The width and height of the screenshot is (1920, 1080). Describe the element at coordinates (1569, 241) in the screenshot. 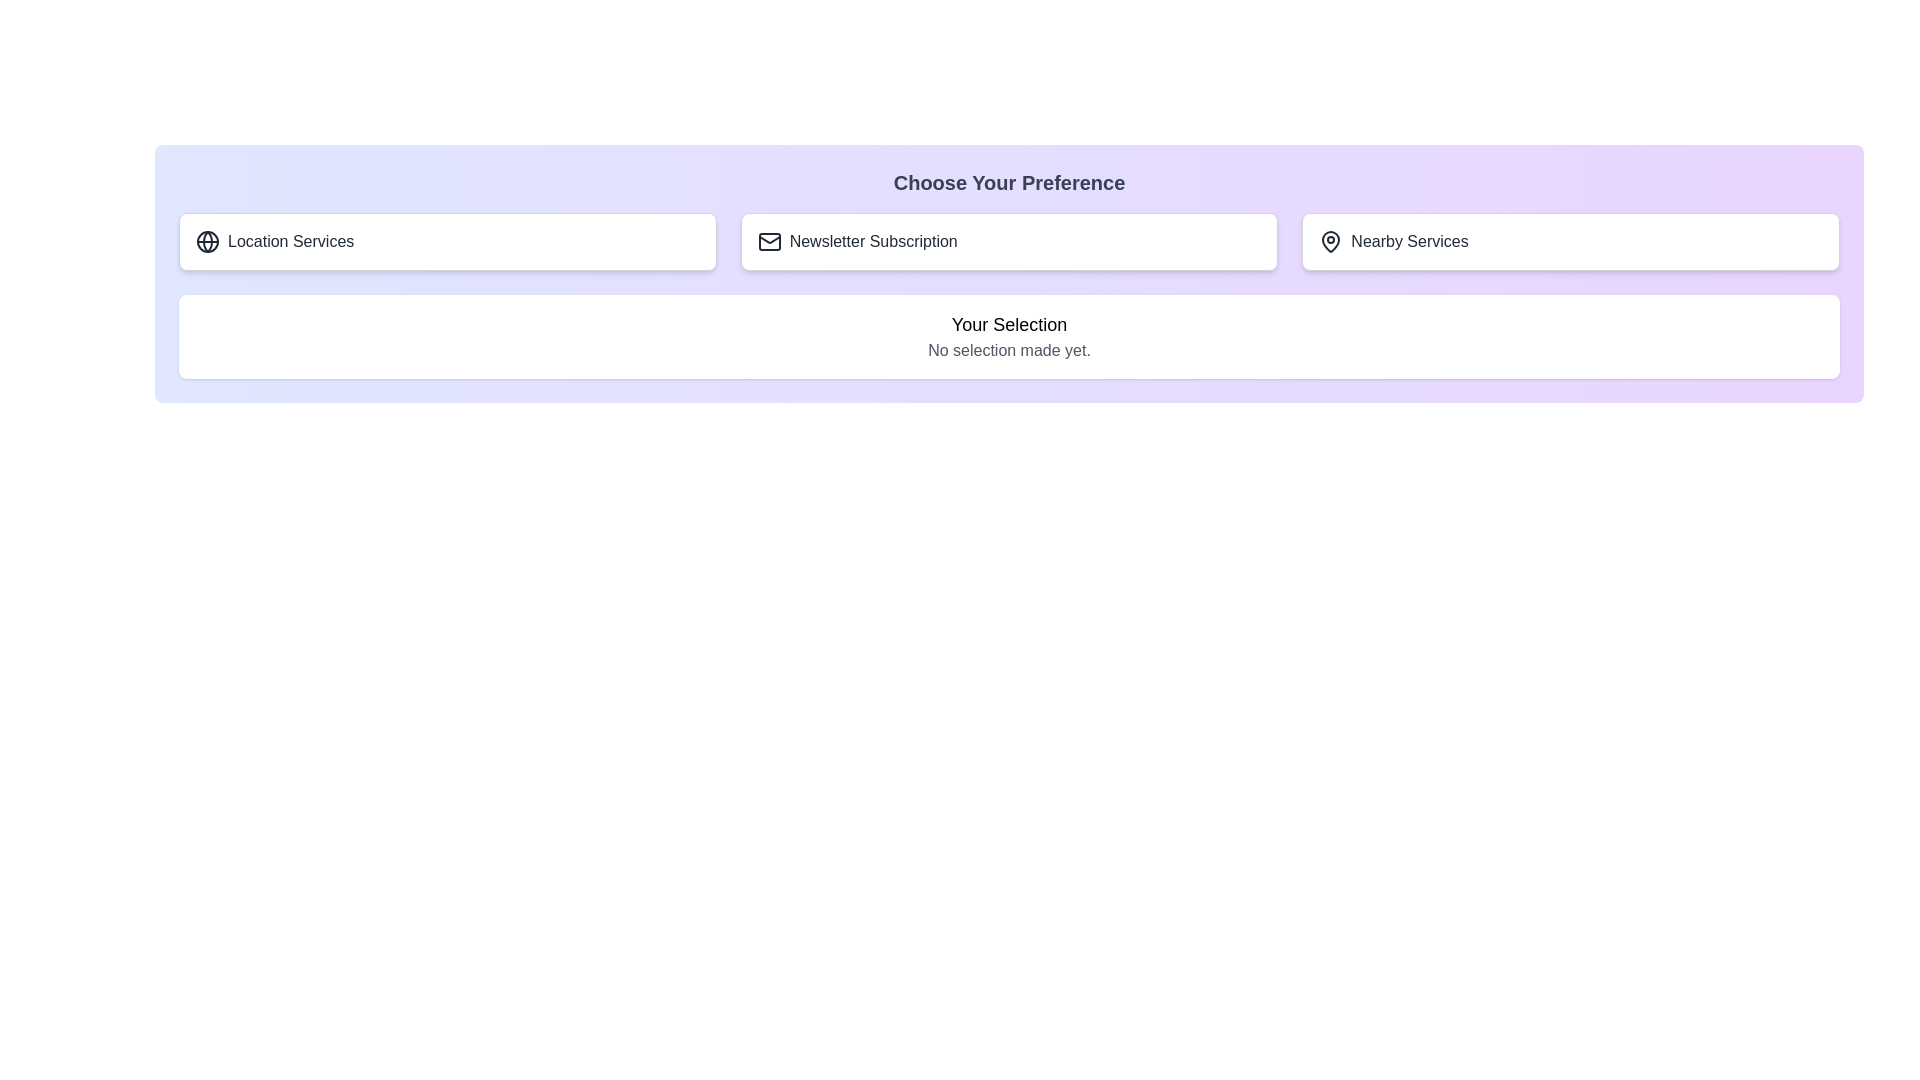

I see `the button labeled Nearby Services to observe its hover effect` at that location.